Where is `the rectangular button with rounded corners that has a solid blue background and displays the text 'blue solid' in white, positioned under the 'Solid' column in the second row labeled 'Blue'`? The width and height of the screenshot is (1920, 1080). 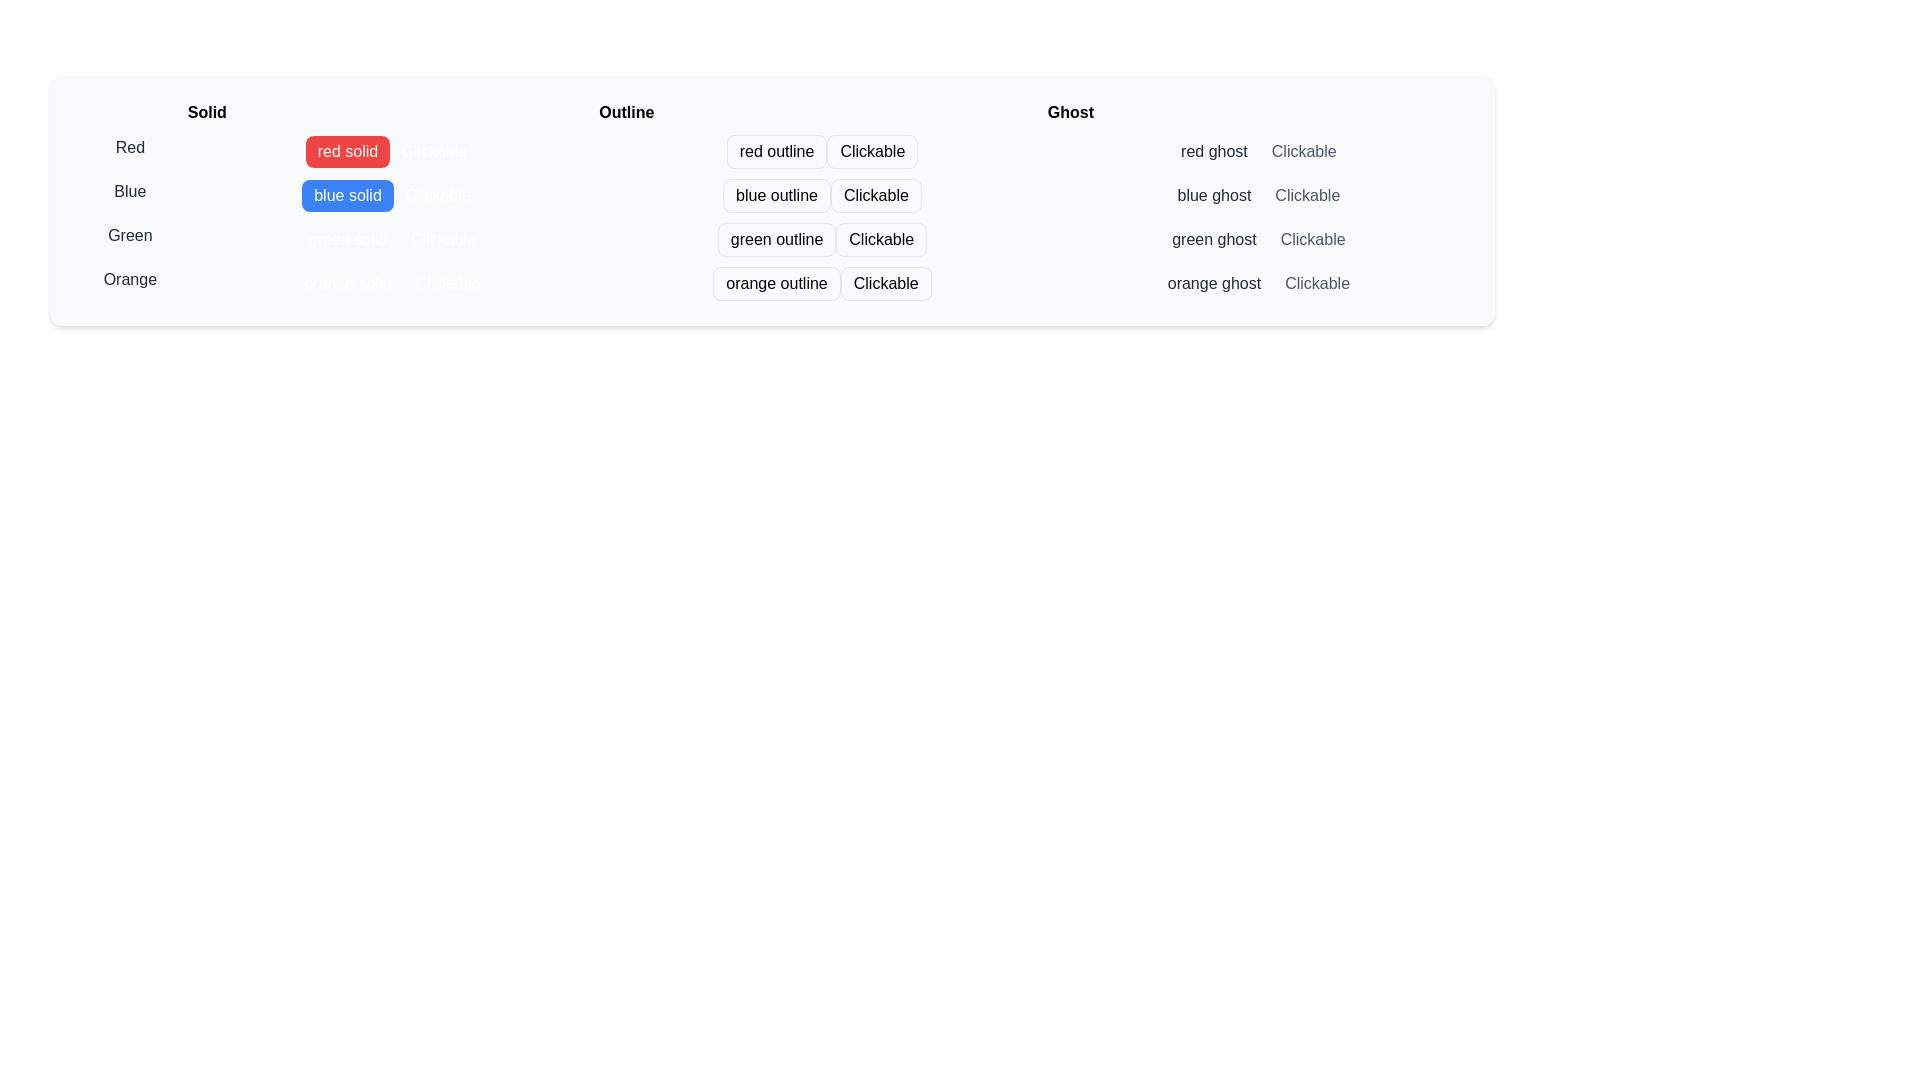 the rectangular button with rounded corners that has a solid blue background and displays the text 'blue solid' in white, positioned under the 'Solid' column in the second row labeled 'Blue' is located at coordinates (347, 196).